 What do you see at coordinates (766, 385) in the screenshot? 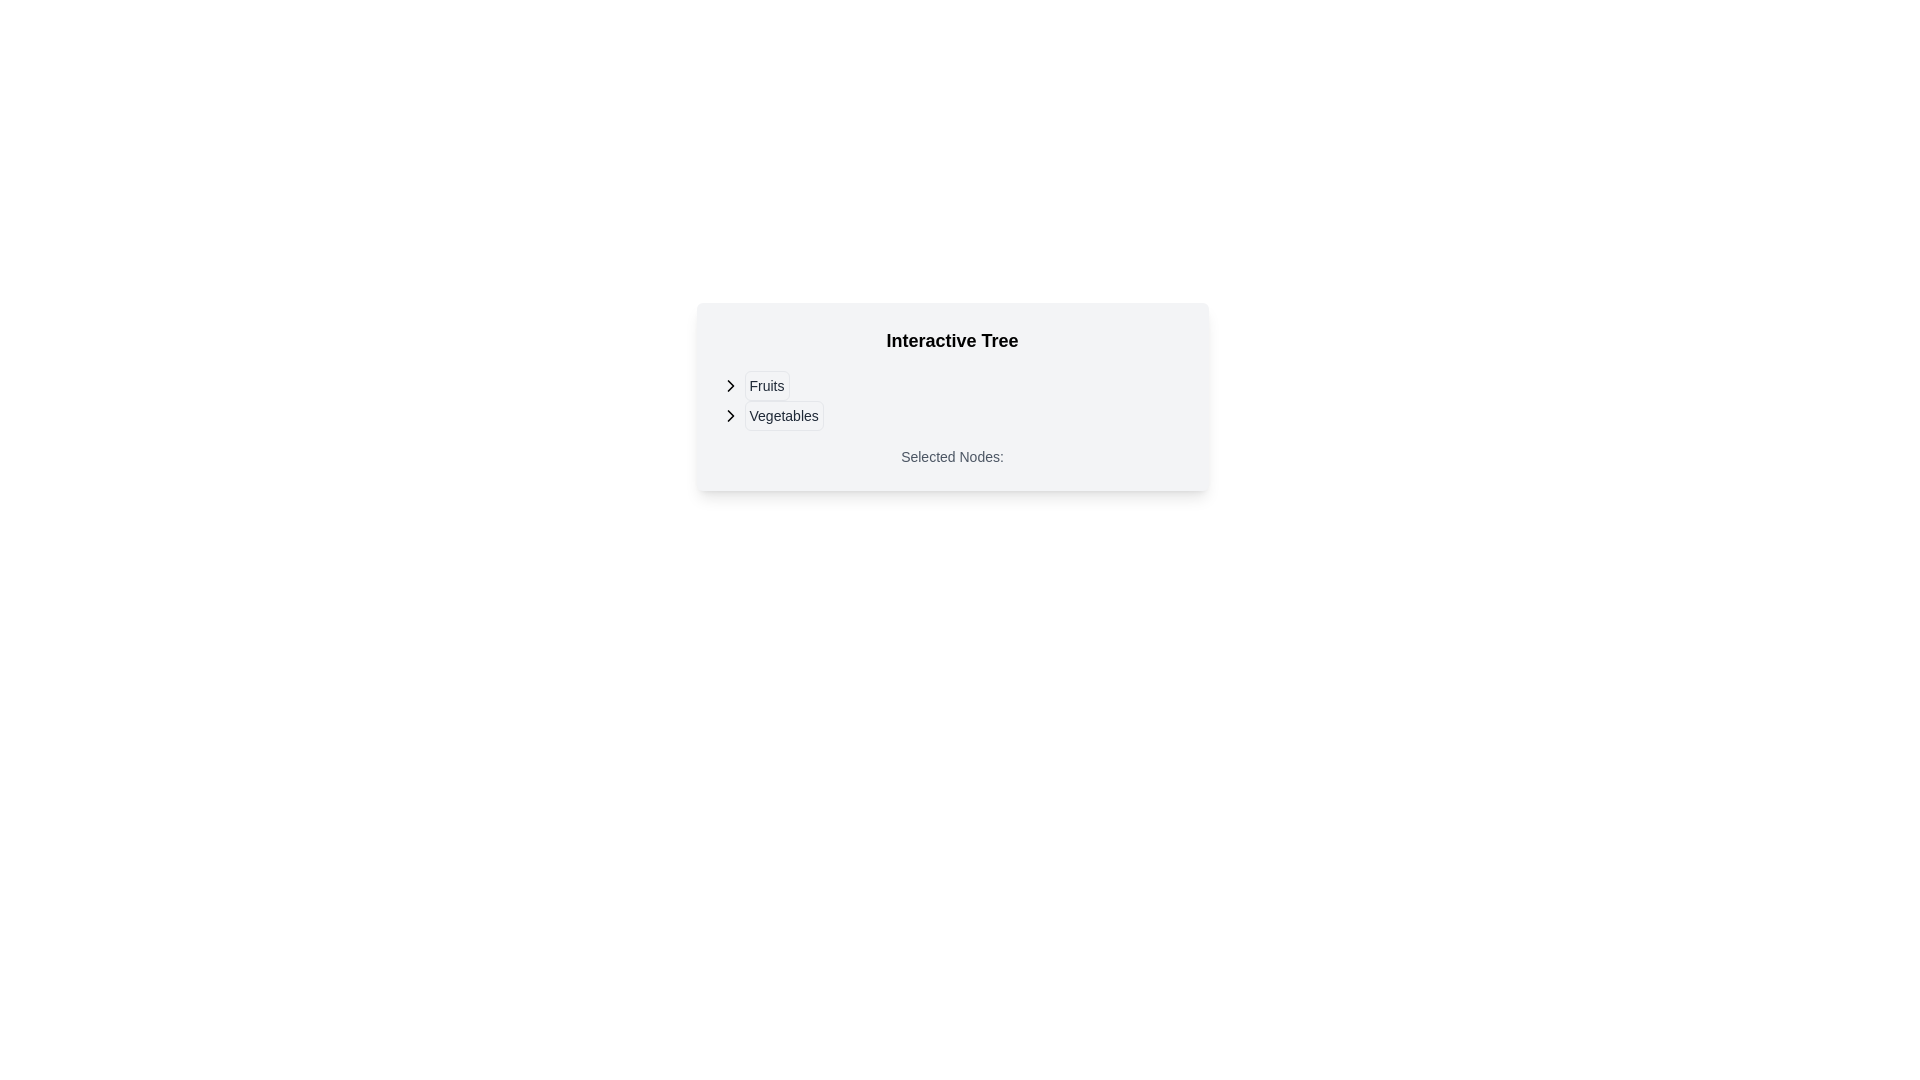
I see `the first selectable node in the interactive tree interface, located next to the arrow icon` at bounding box center [766, 385].